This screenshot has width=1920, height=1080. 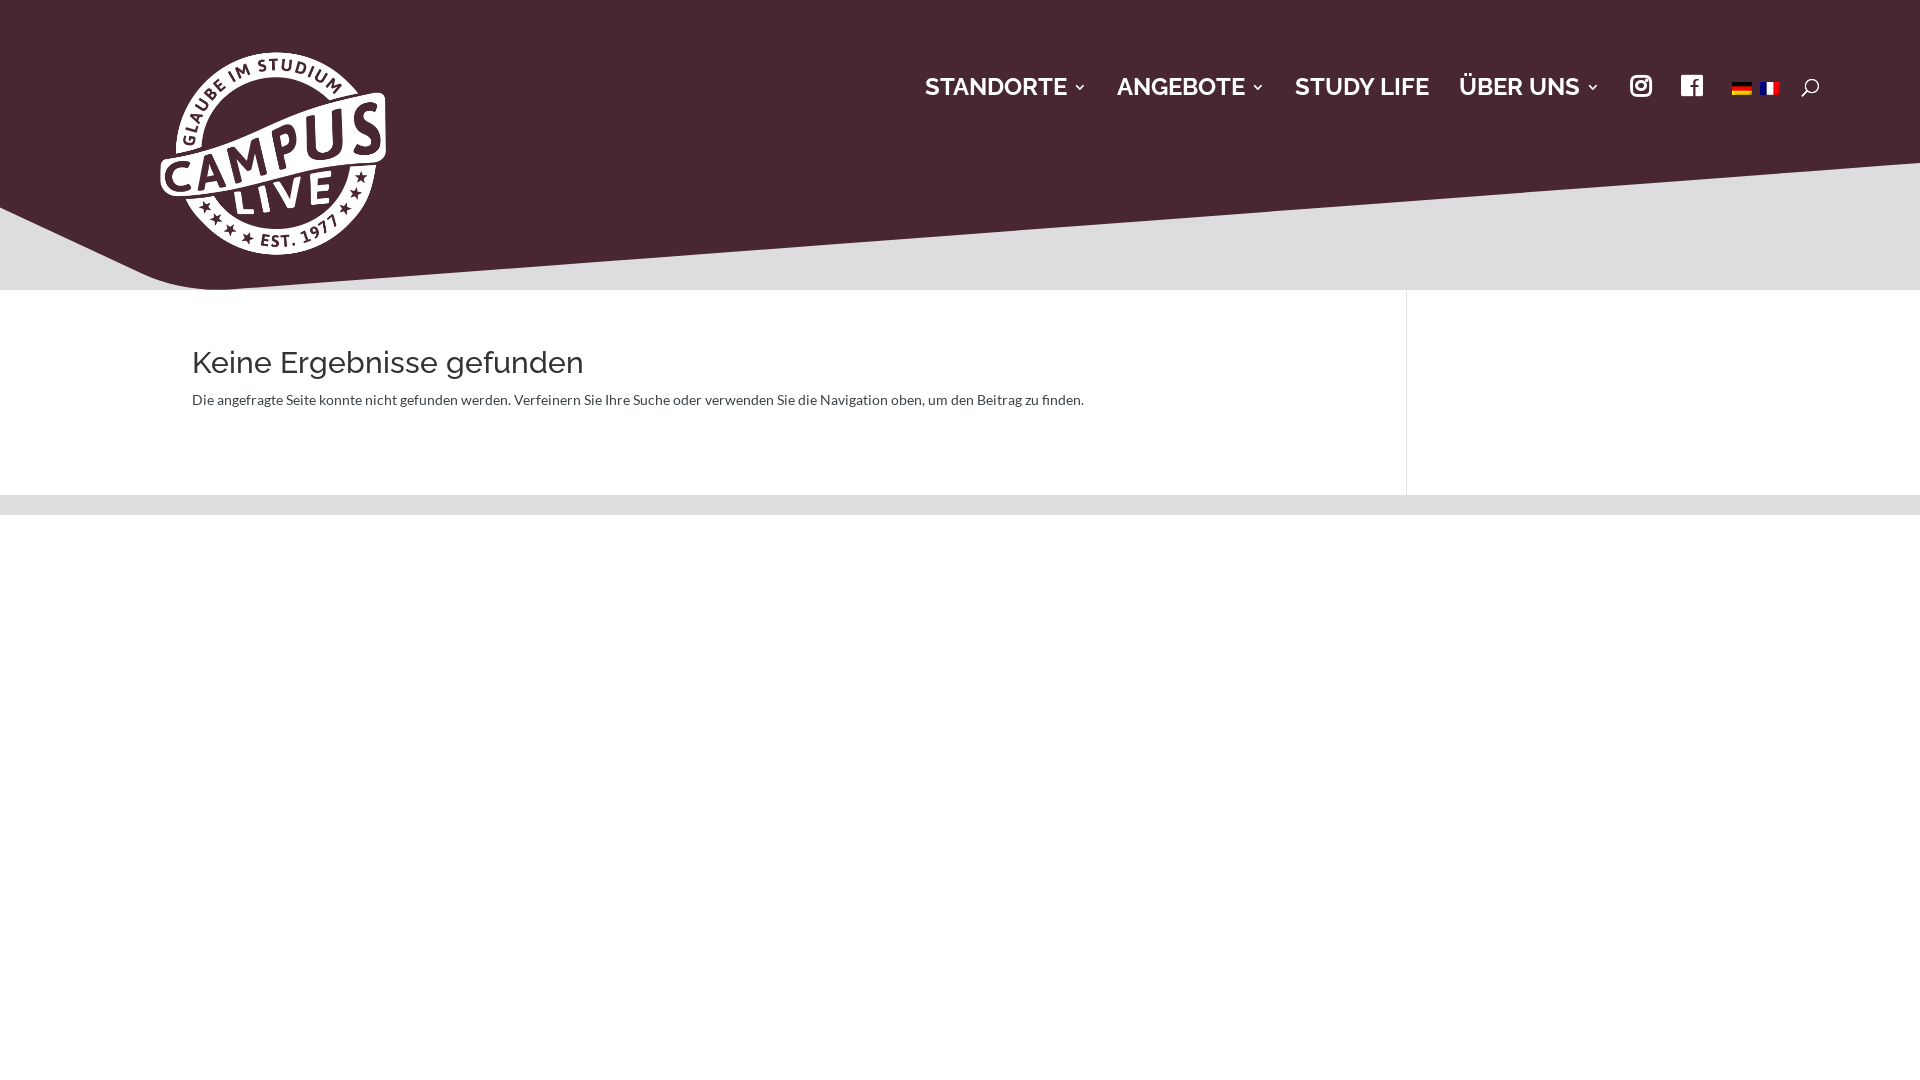 What do you see at coordinates (1190, 86) in the screenshot?
I see `'ANGEBOTE'` at bounding box center [1190, 86].